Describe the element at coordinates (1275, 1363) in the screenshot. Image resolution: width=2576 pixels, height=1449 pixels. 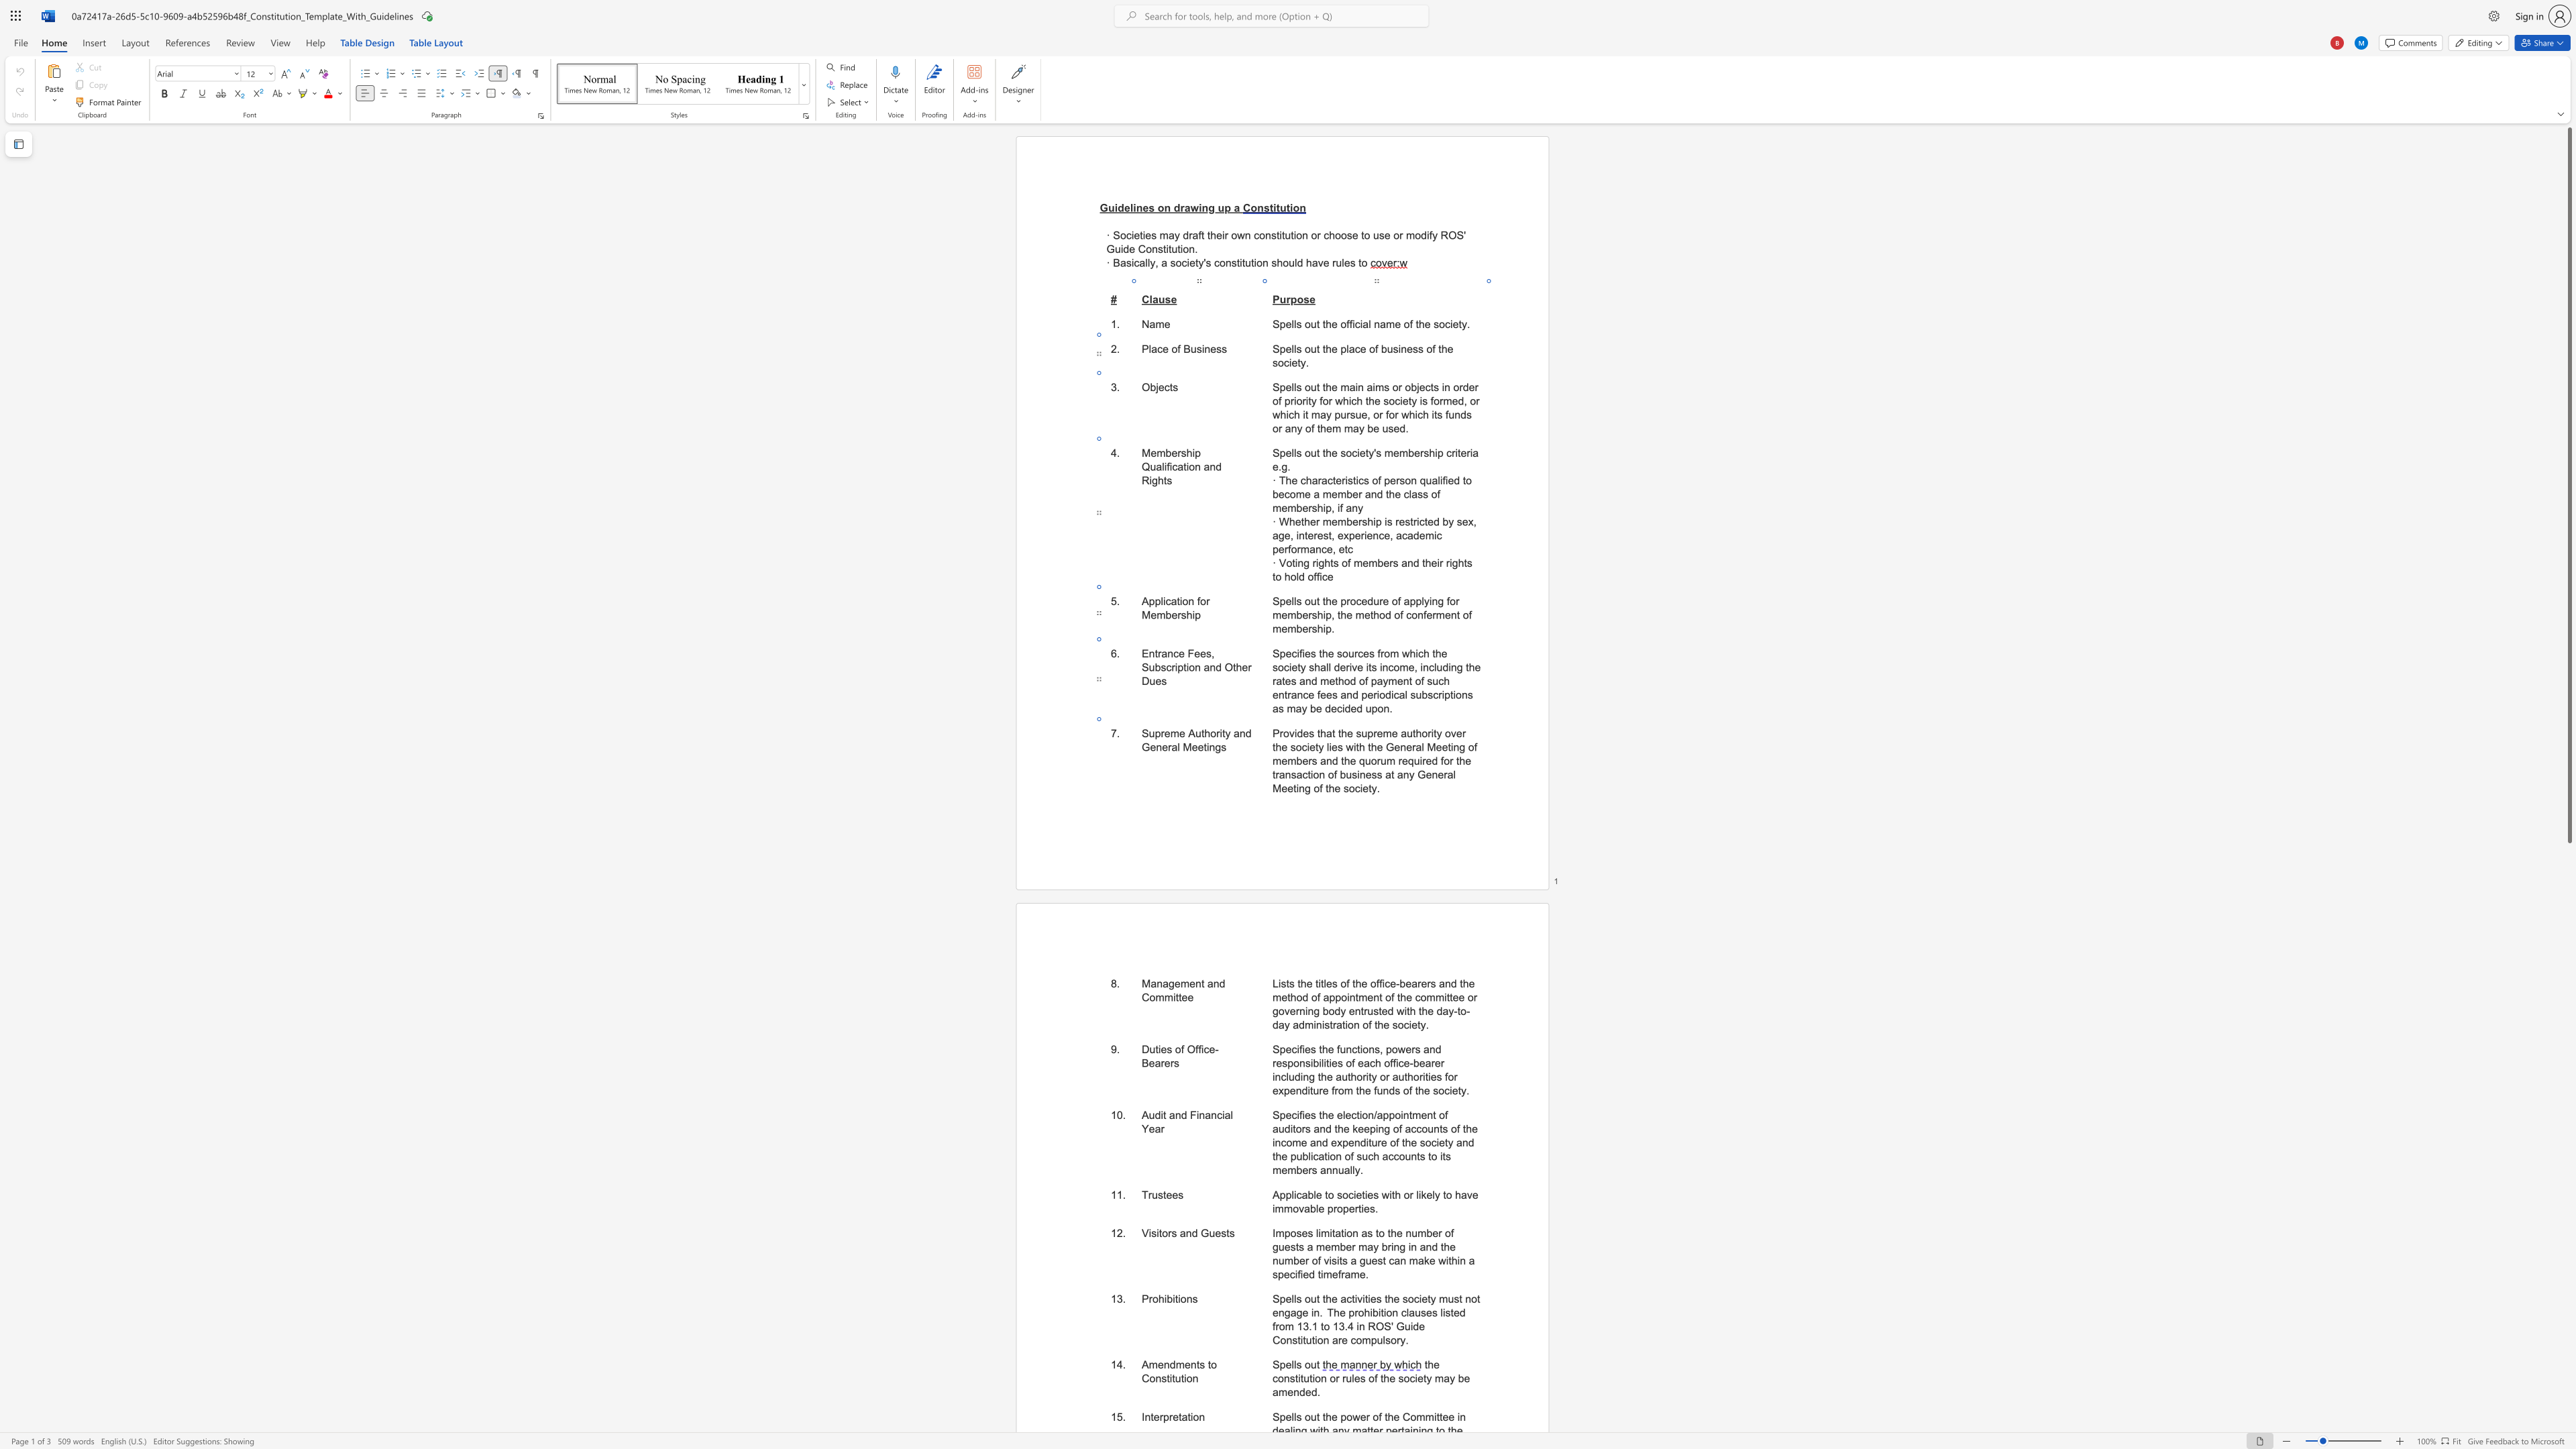
I see `the 1th character "S" in the text` at that location.